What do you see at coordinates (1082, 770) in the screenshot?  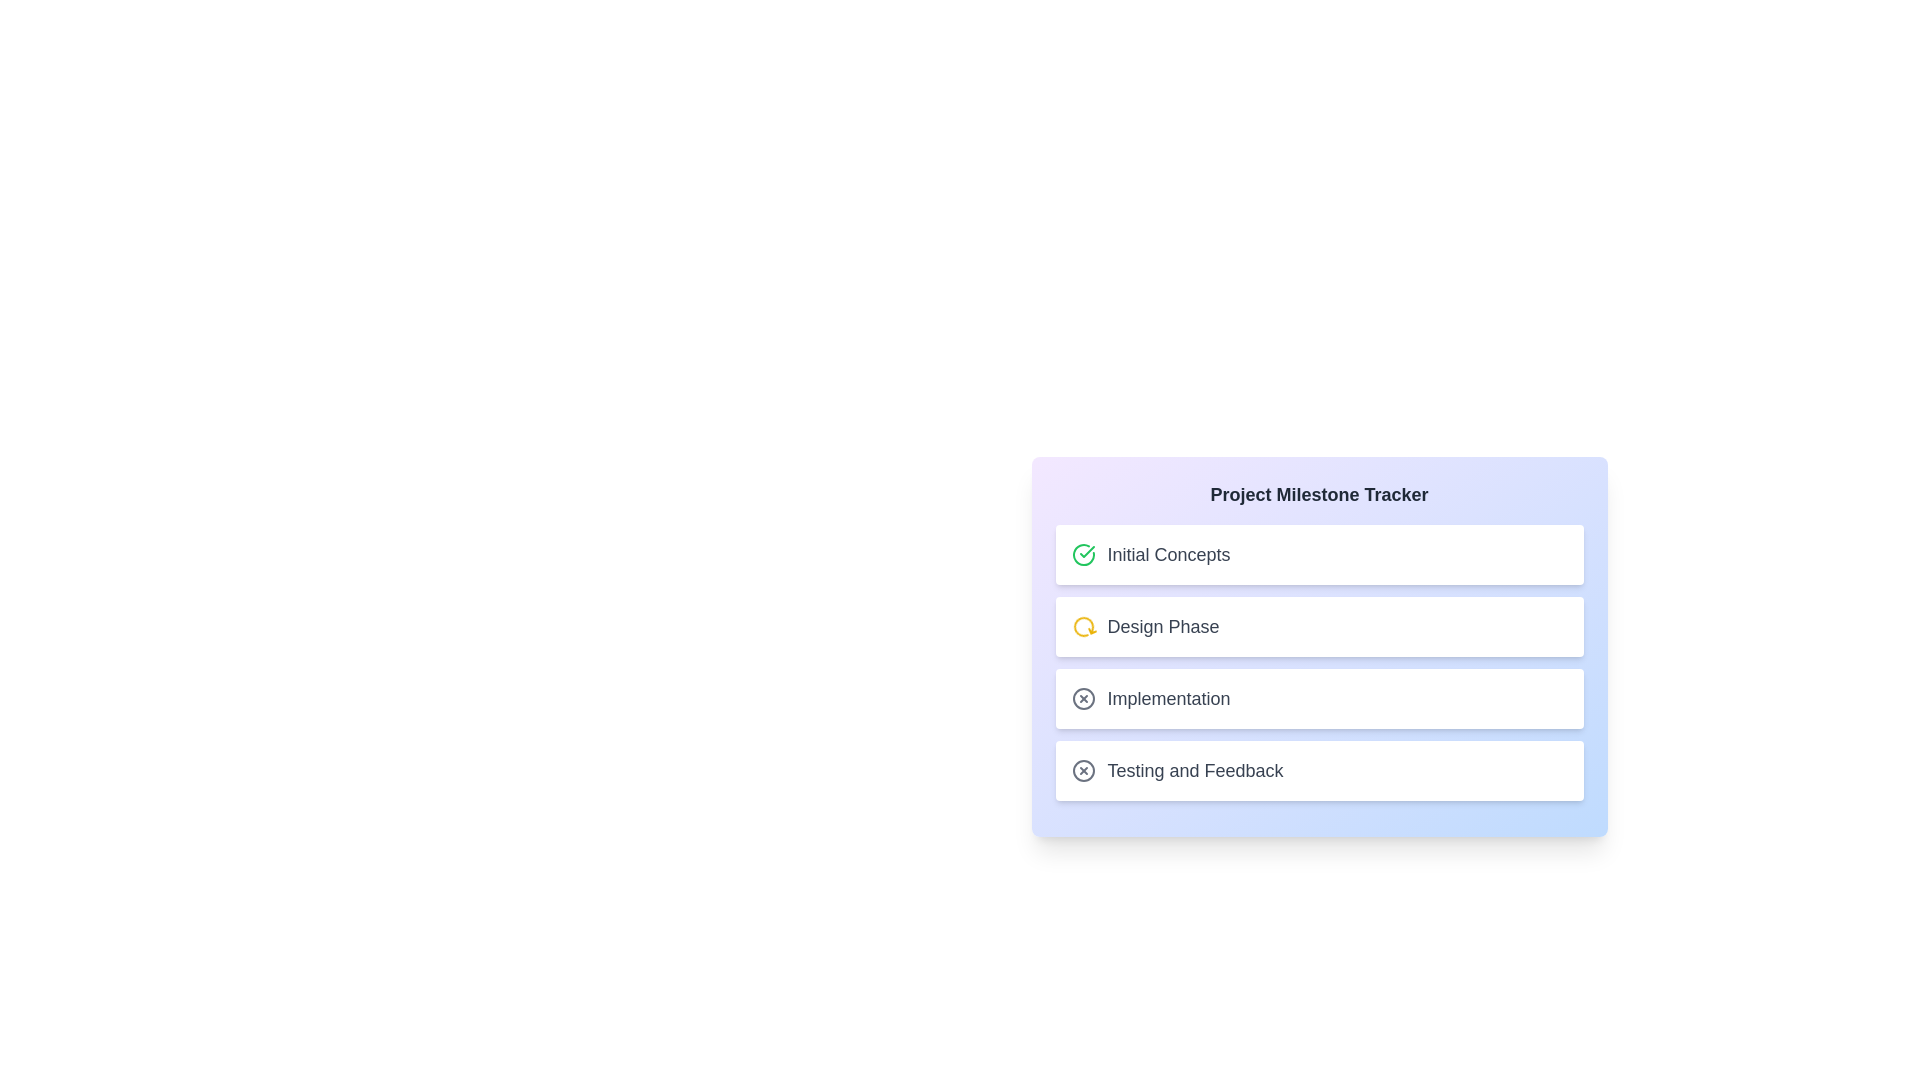 I see `the circular glyph icon with an embedded 'X' shape that indicates the incomplete or failed status of the 'Testing and Feedback' milestone in the Project Milestone Tracker` at bounding box center [1082, 770].